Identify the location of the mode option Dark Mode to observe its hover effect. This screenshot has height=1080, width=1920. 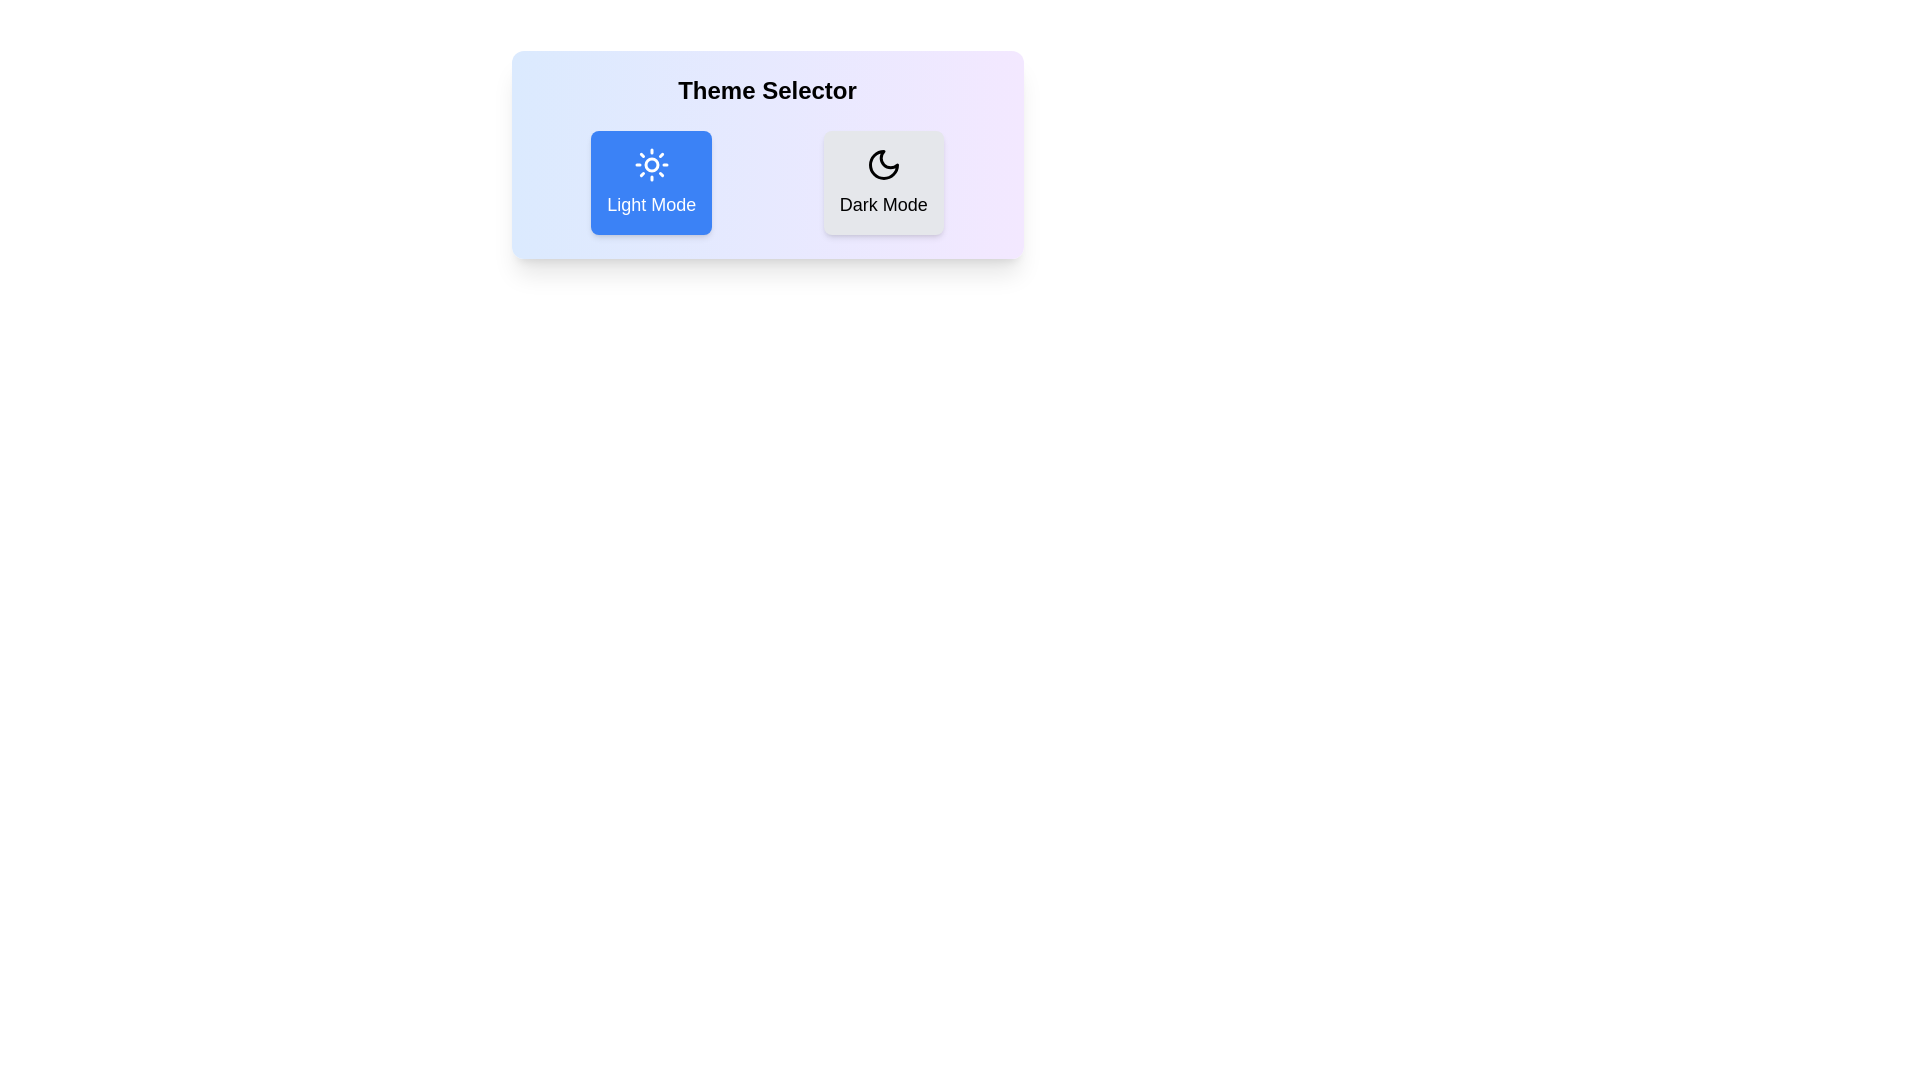
(882, 182).